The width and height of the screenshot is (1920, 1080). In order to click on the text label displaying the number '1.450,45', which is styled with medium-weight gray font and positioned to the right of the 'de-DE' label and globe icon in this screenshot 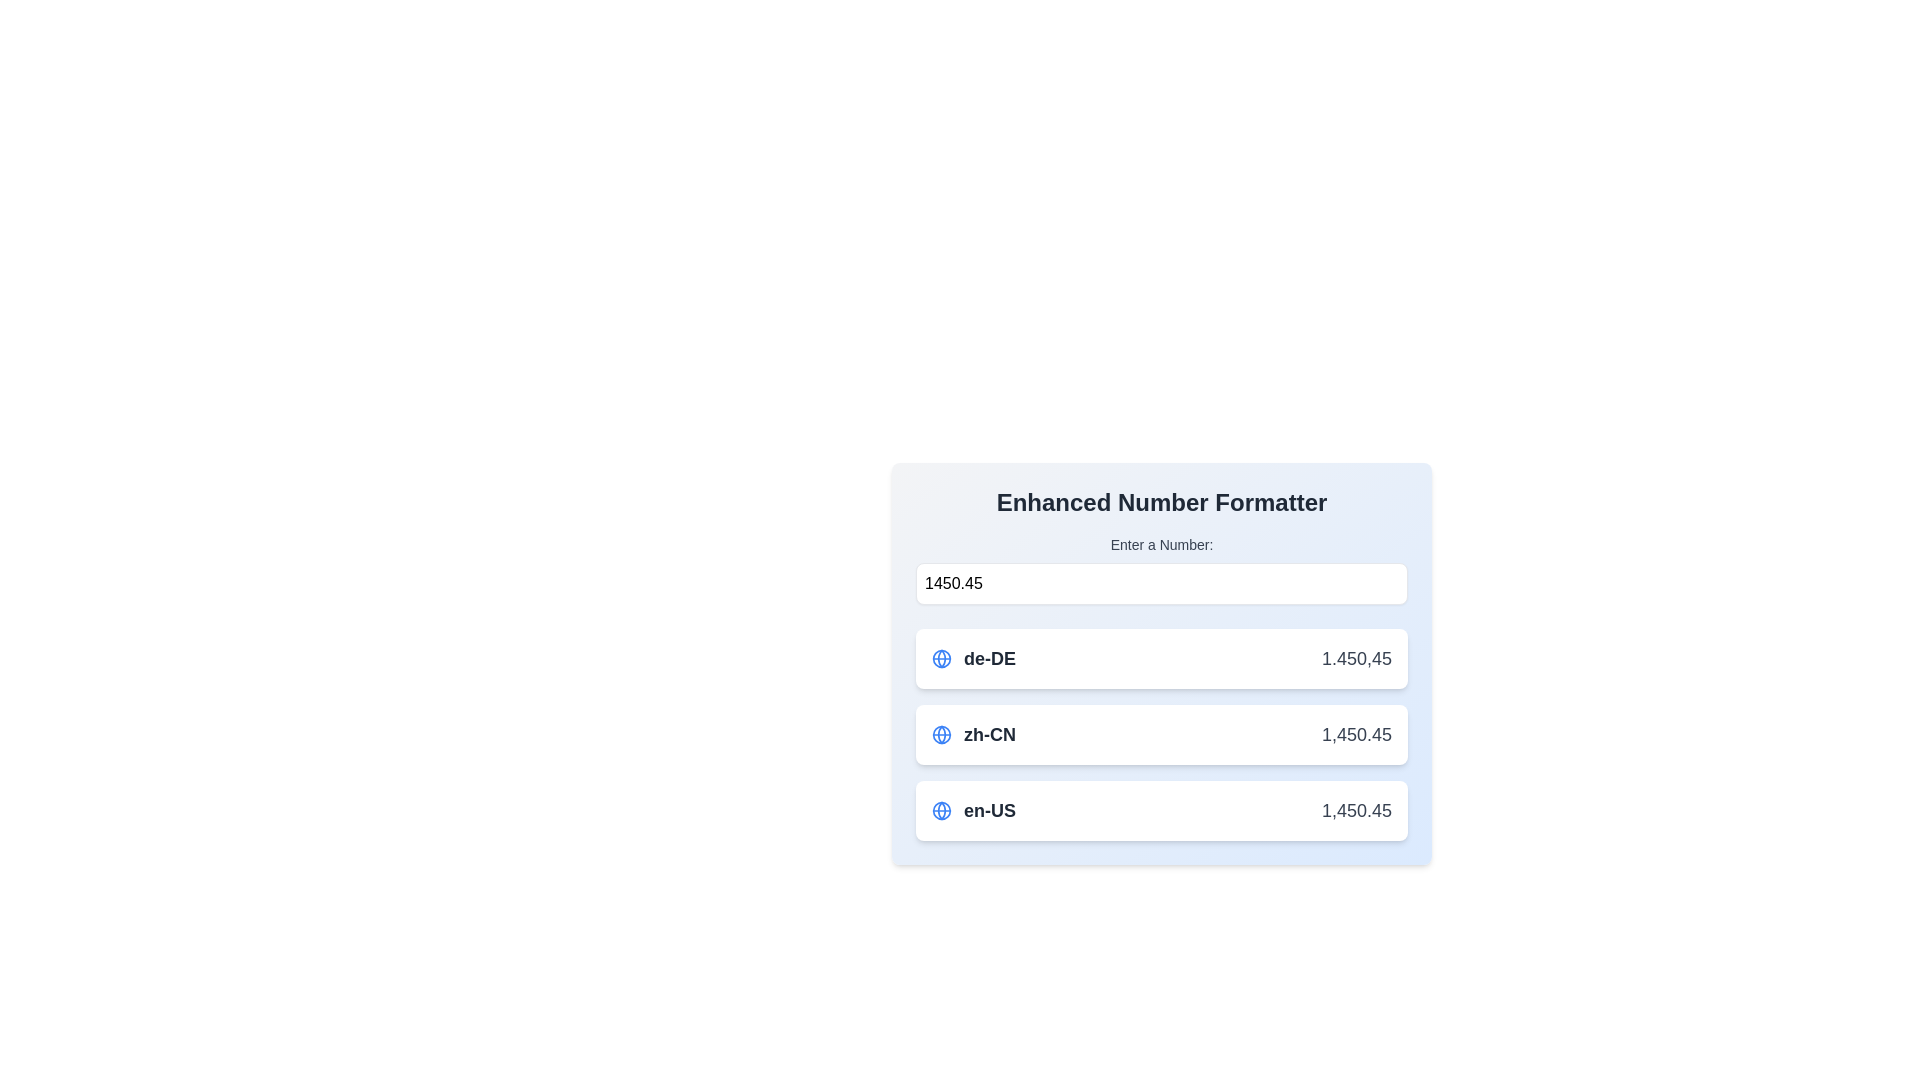, I will do `click(1356, 659)`.